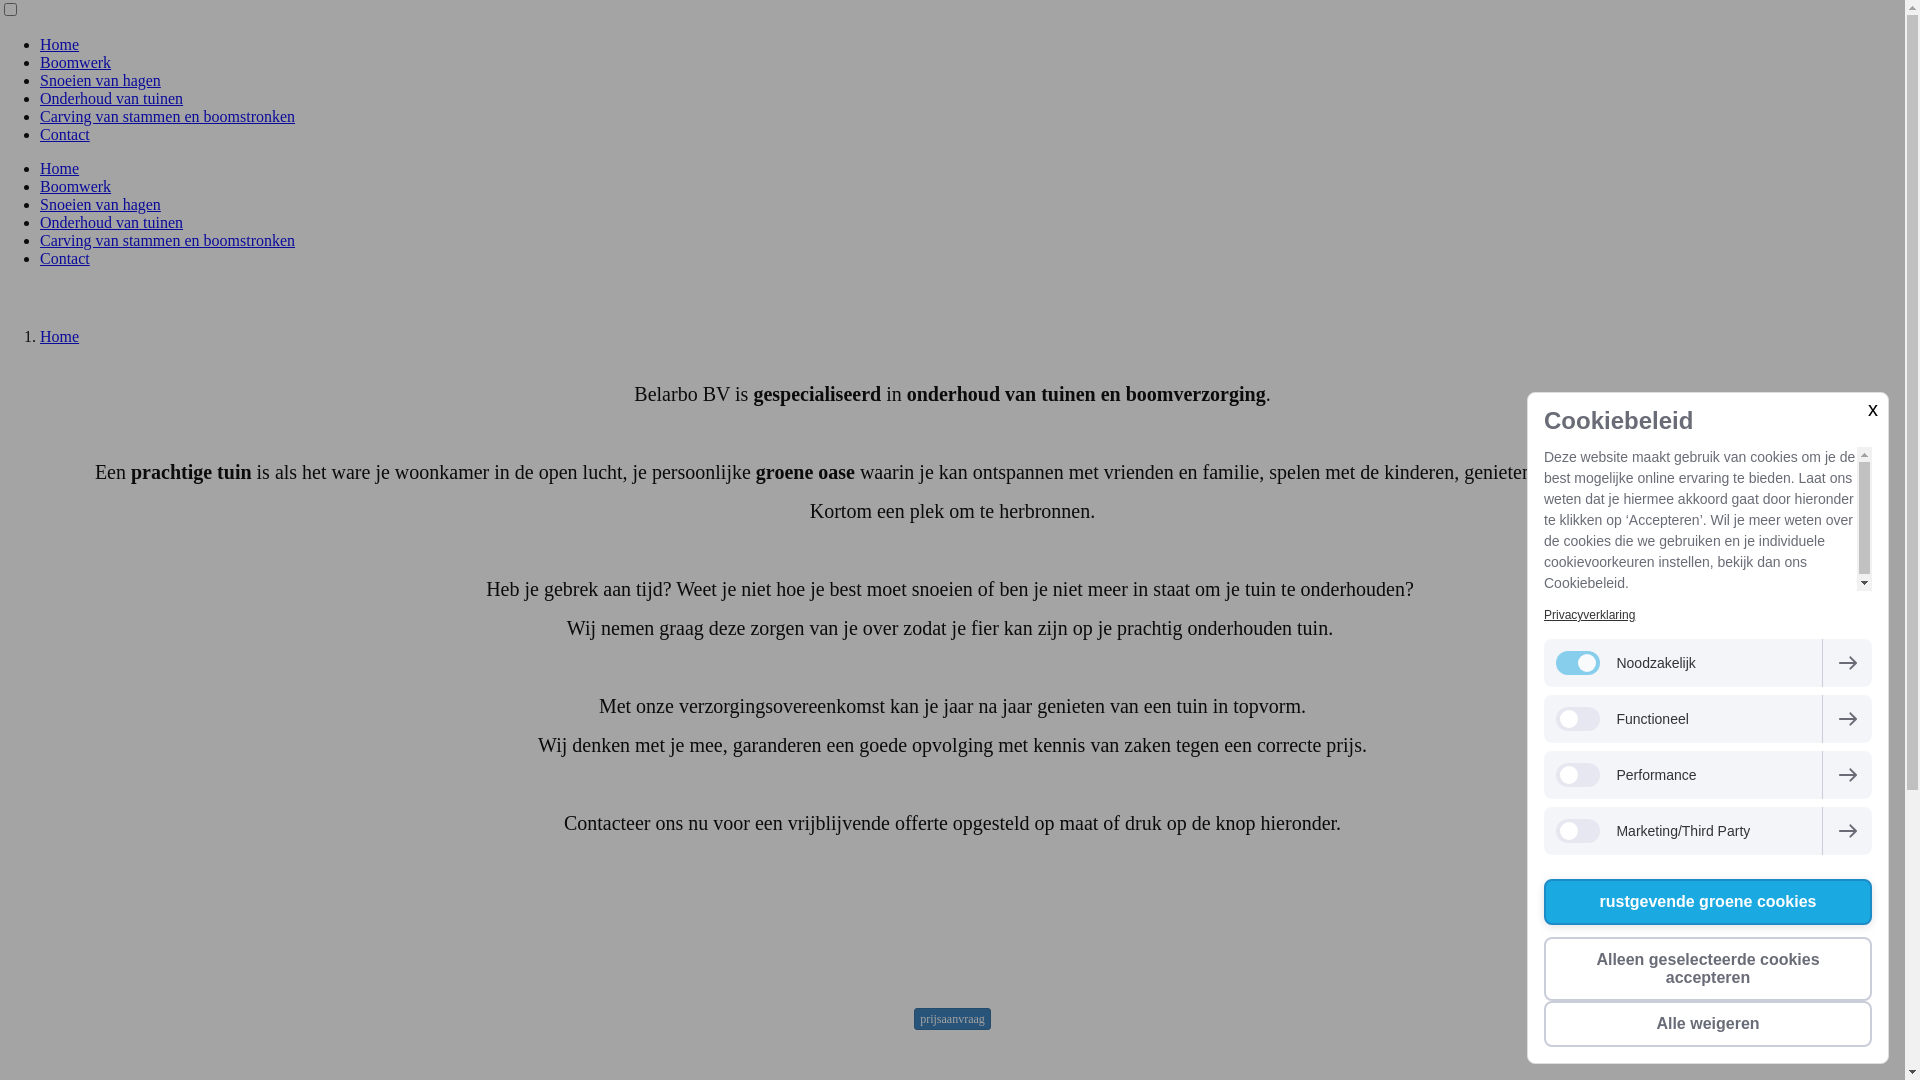 Image resolution: width=1920 pixels, height=1080 pixels. I want to click on 'Home', so click(59, 167).